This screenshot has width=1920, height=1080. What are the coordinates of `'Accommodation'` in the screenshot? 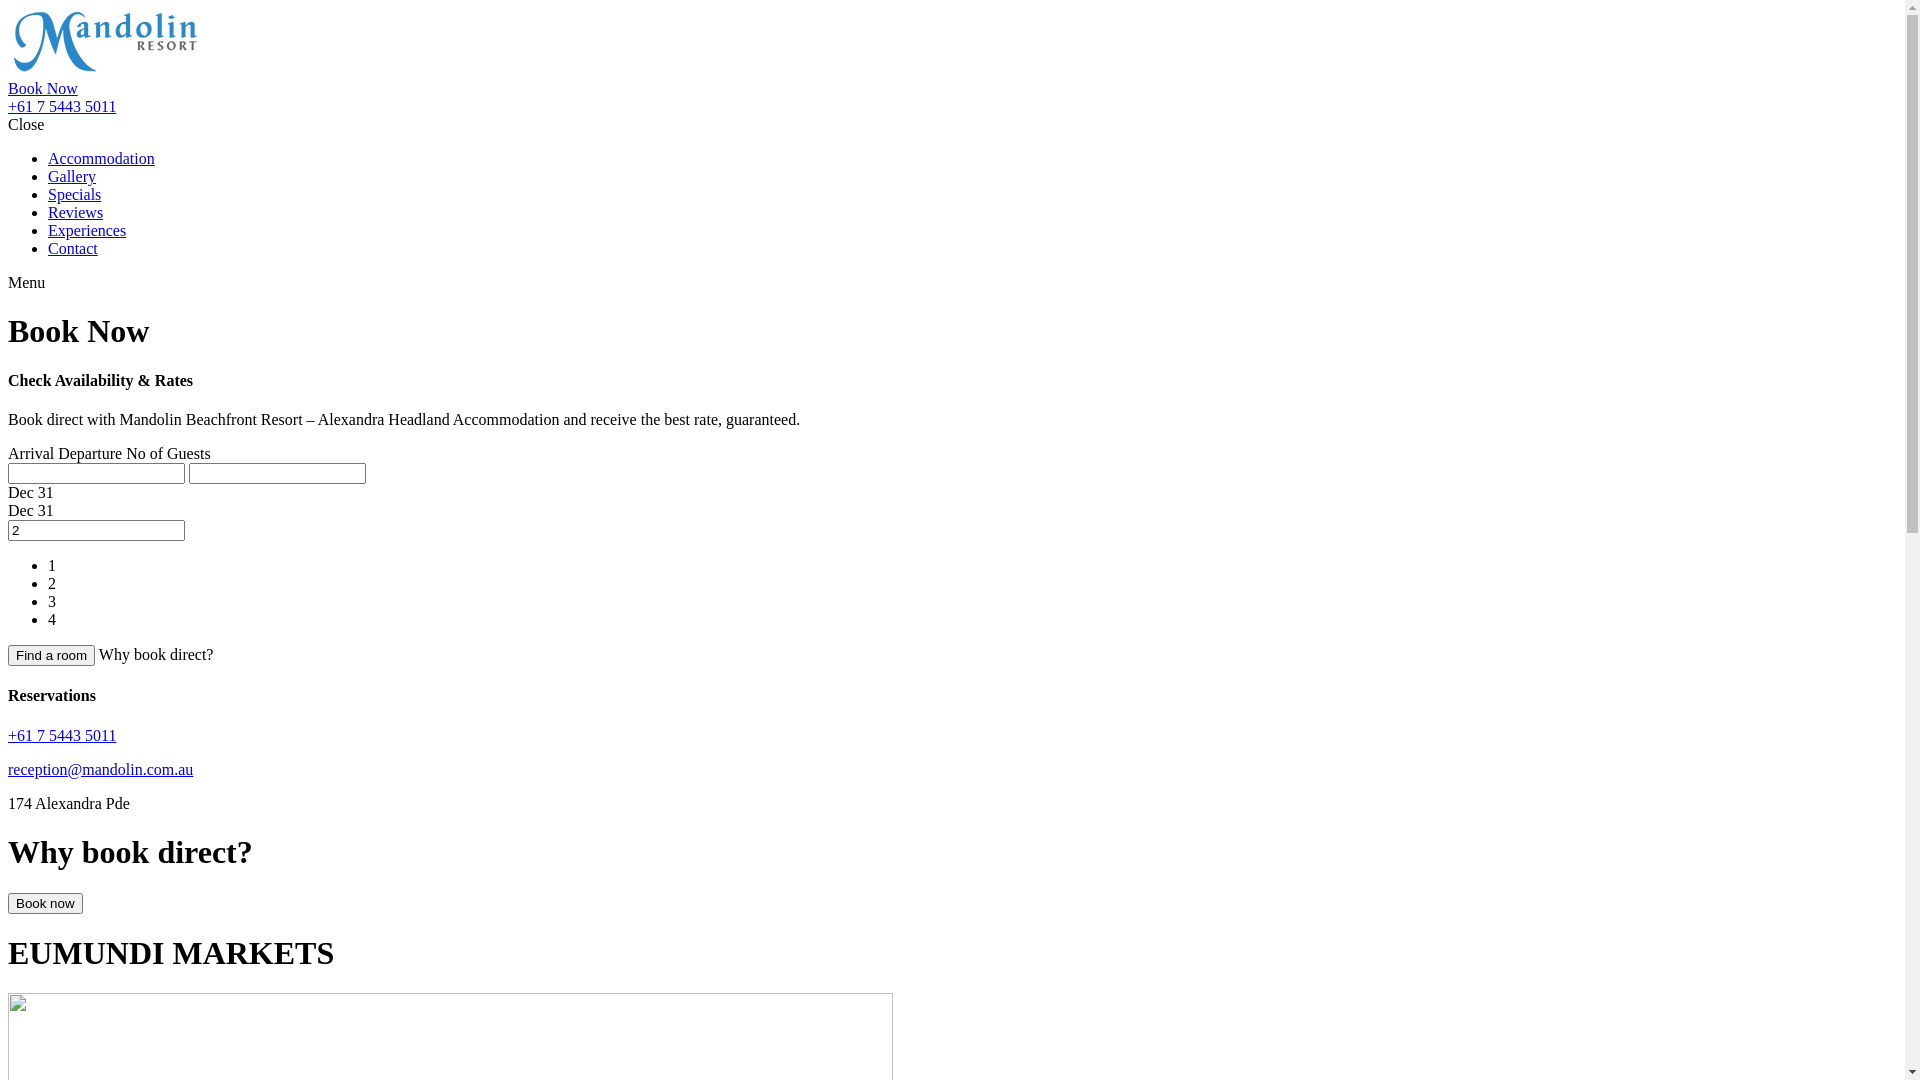 It's located at (100, 157).